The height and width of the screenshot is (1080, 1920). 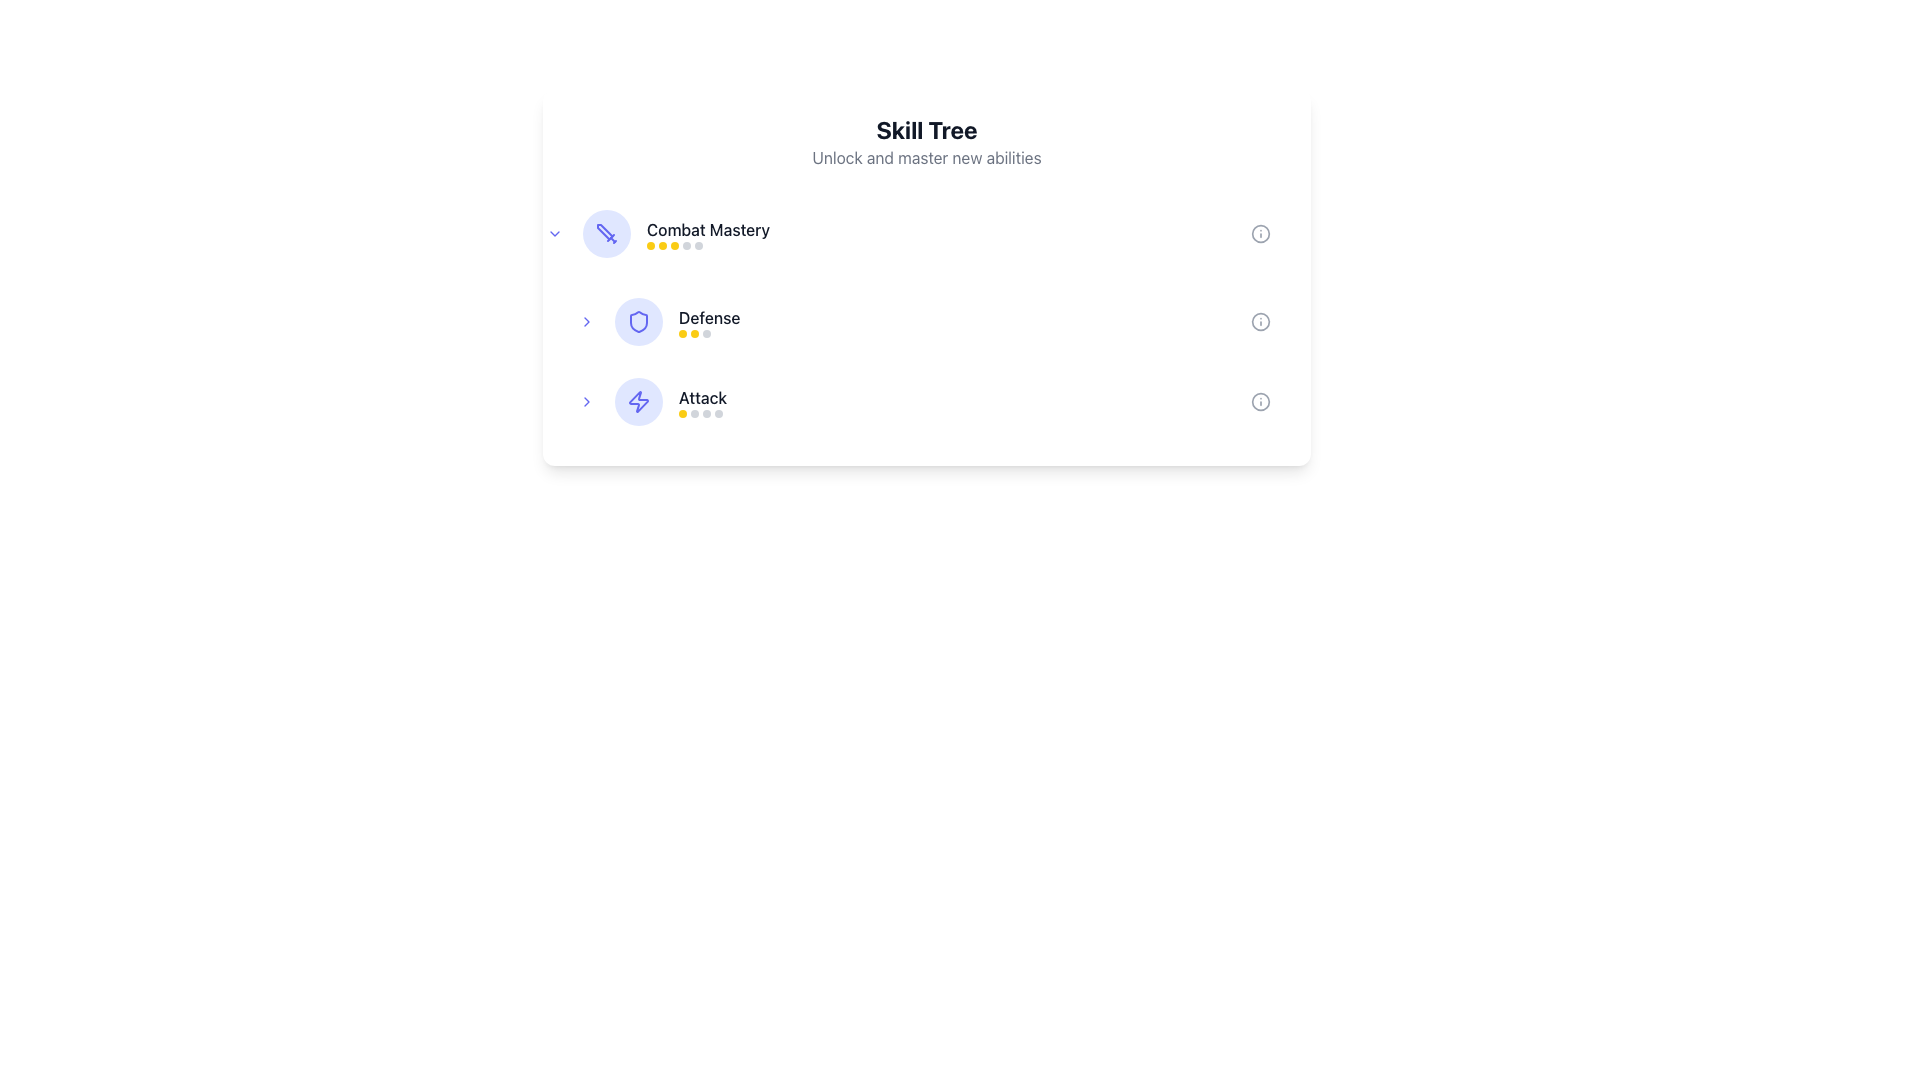 I want to click on the circular button with a light indigo background containing a shield icon, located in the 'Defense' section of the skill tree interface, to the left of the 'Defense' label, so click(x=637, y=320).